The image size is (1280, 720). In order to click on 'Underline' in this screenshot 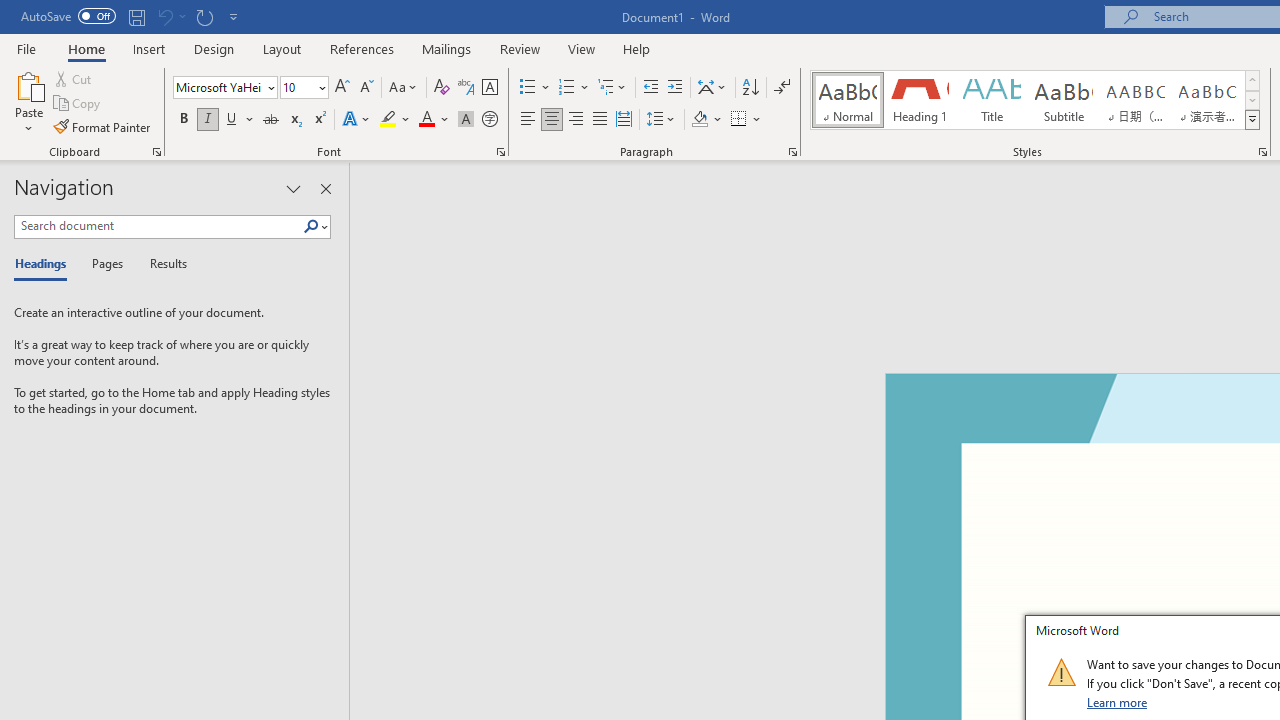, I will do `click(240, 119)`.